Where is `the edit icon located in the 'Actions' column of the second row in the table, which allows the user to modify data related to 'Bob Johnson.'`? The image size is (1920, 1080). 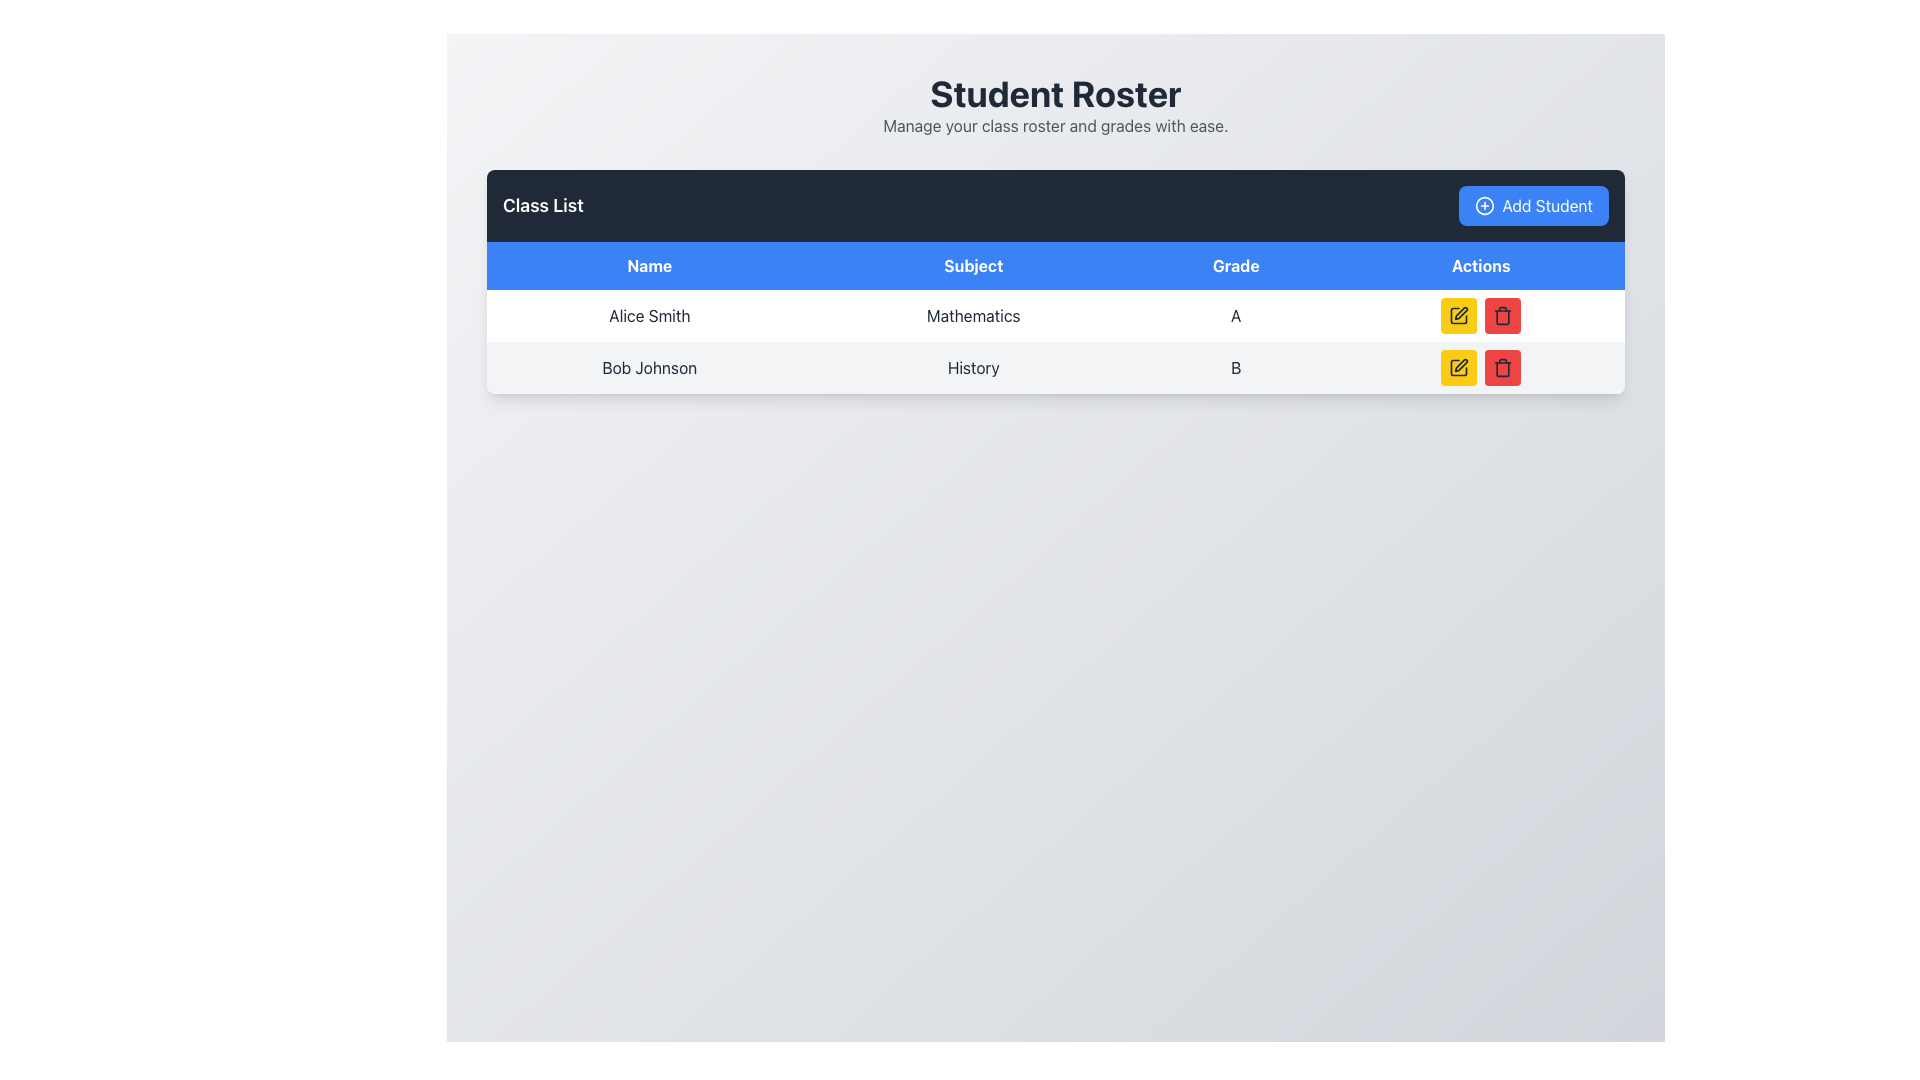 the edit icon located in the 'Actions' column of the second row in the table, which allows the user to modify data related to 'Bob Johnson.' is located at coordinates (1459, 315).